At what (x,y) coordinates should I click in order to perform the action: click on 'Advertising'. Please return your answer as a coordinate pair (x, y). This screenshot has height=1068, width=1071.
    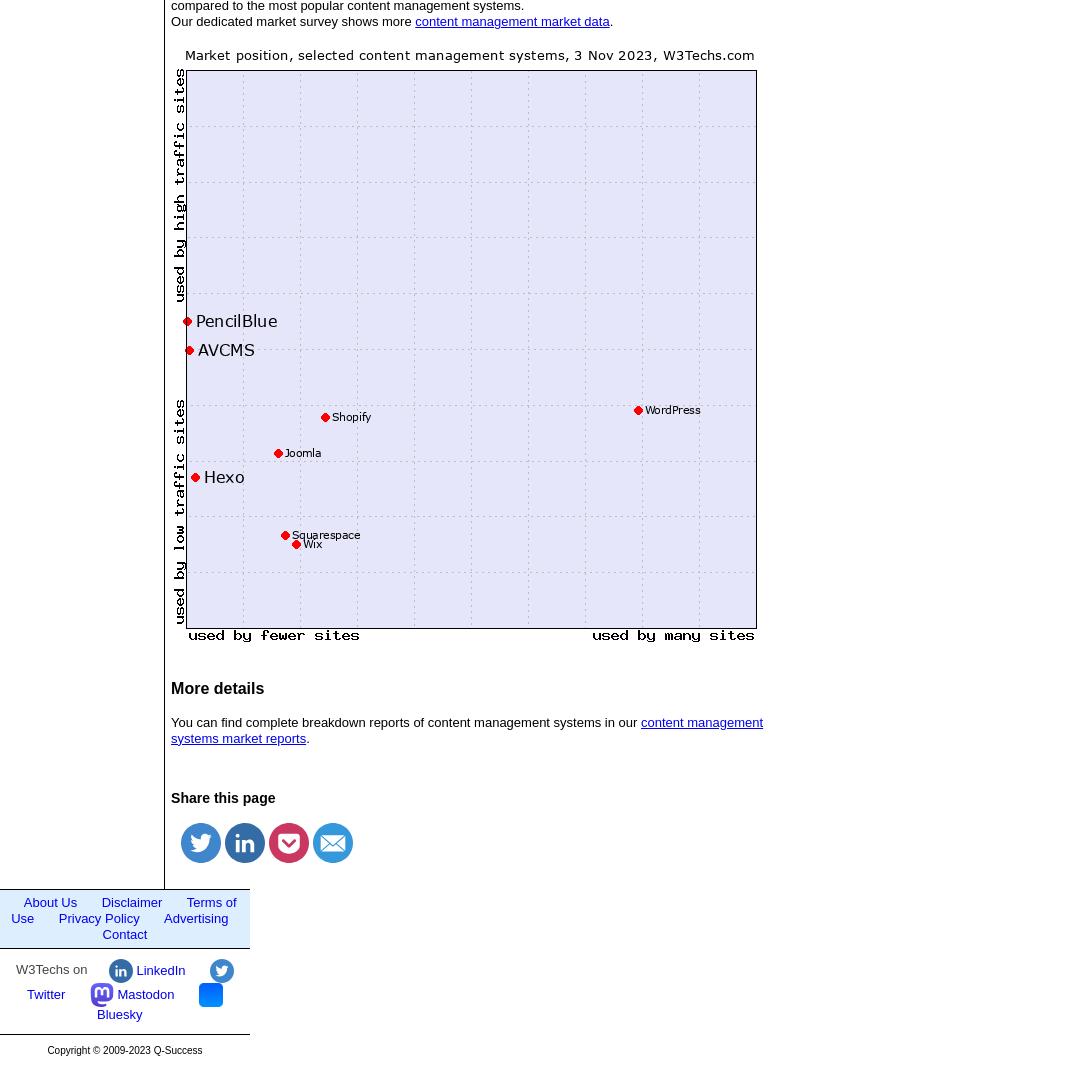
    Looking at the image, I should click on (194, 916).